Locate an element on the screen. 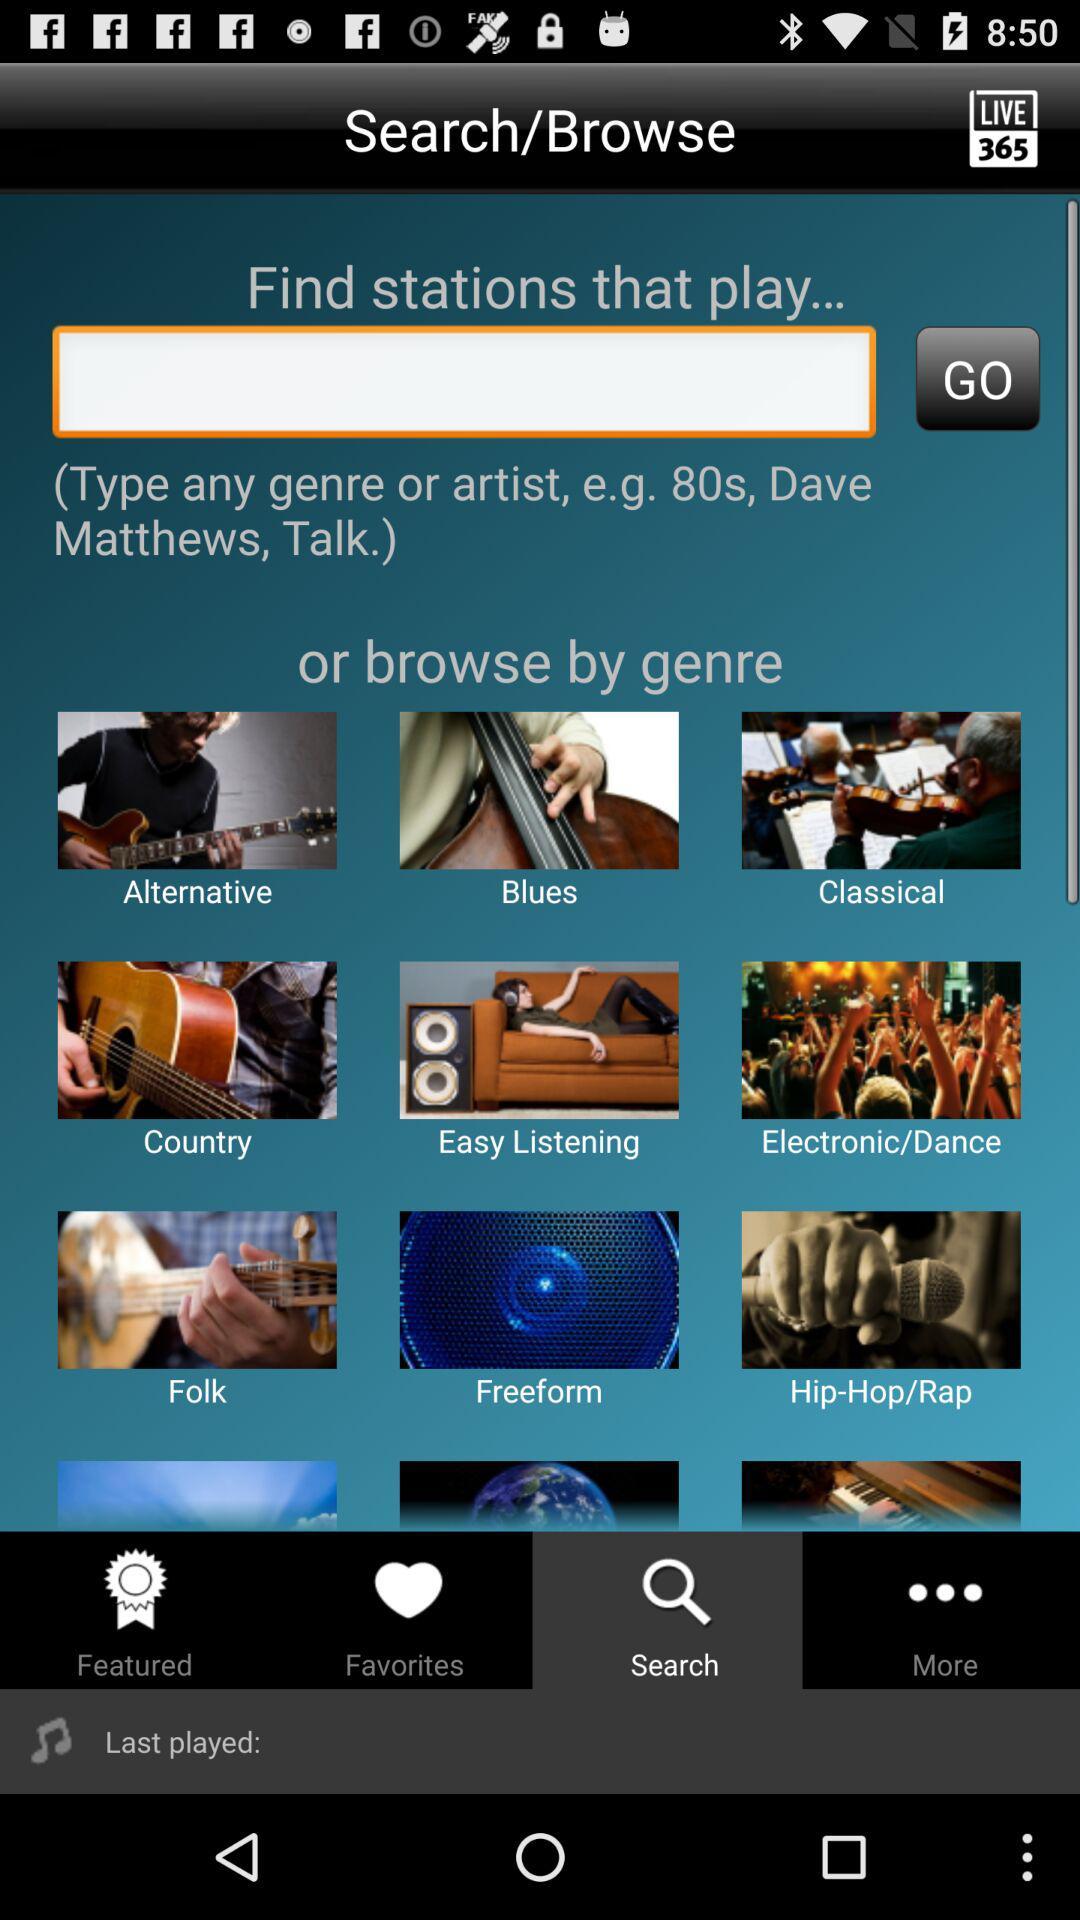 This screenshot has width=1080, height=1920. the search option from the below is located at coordinates (675, 1610).